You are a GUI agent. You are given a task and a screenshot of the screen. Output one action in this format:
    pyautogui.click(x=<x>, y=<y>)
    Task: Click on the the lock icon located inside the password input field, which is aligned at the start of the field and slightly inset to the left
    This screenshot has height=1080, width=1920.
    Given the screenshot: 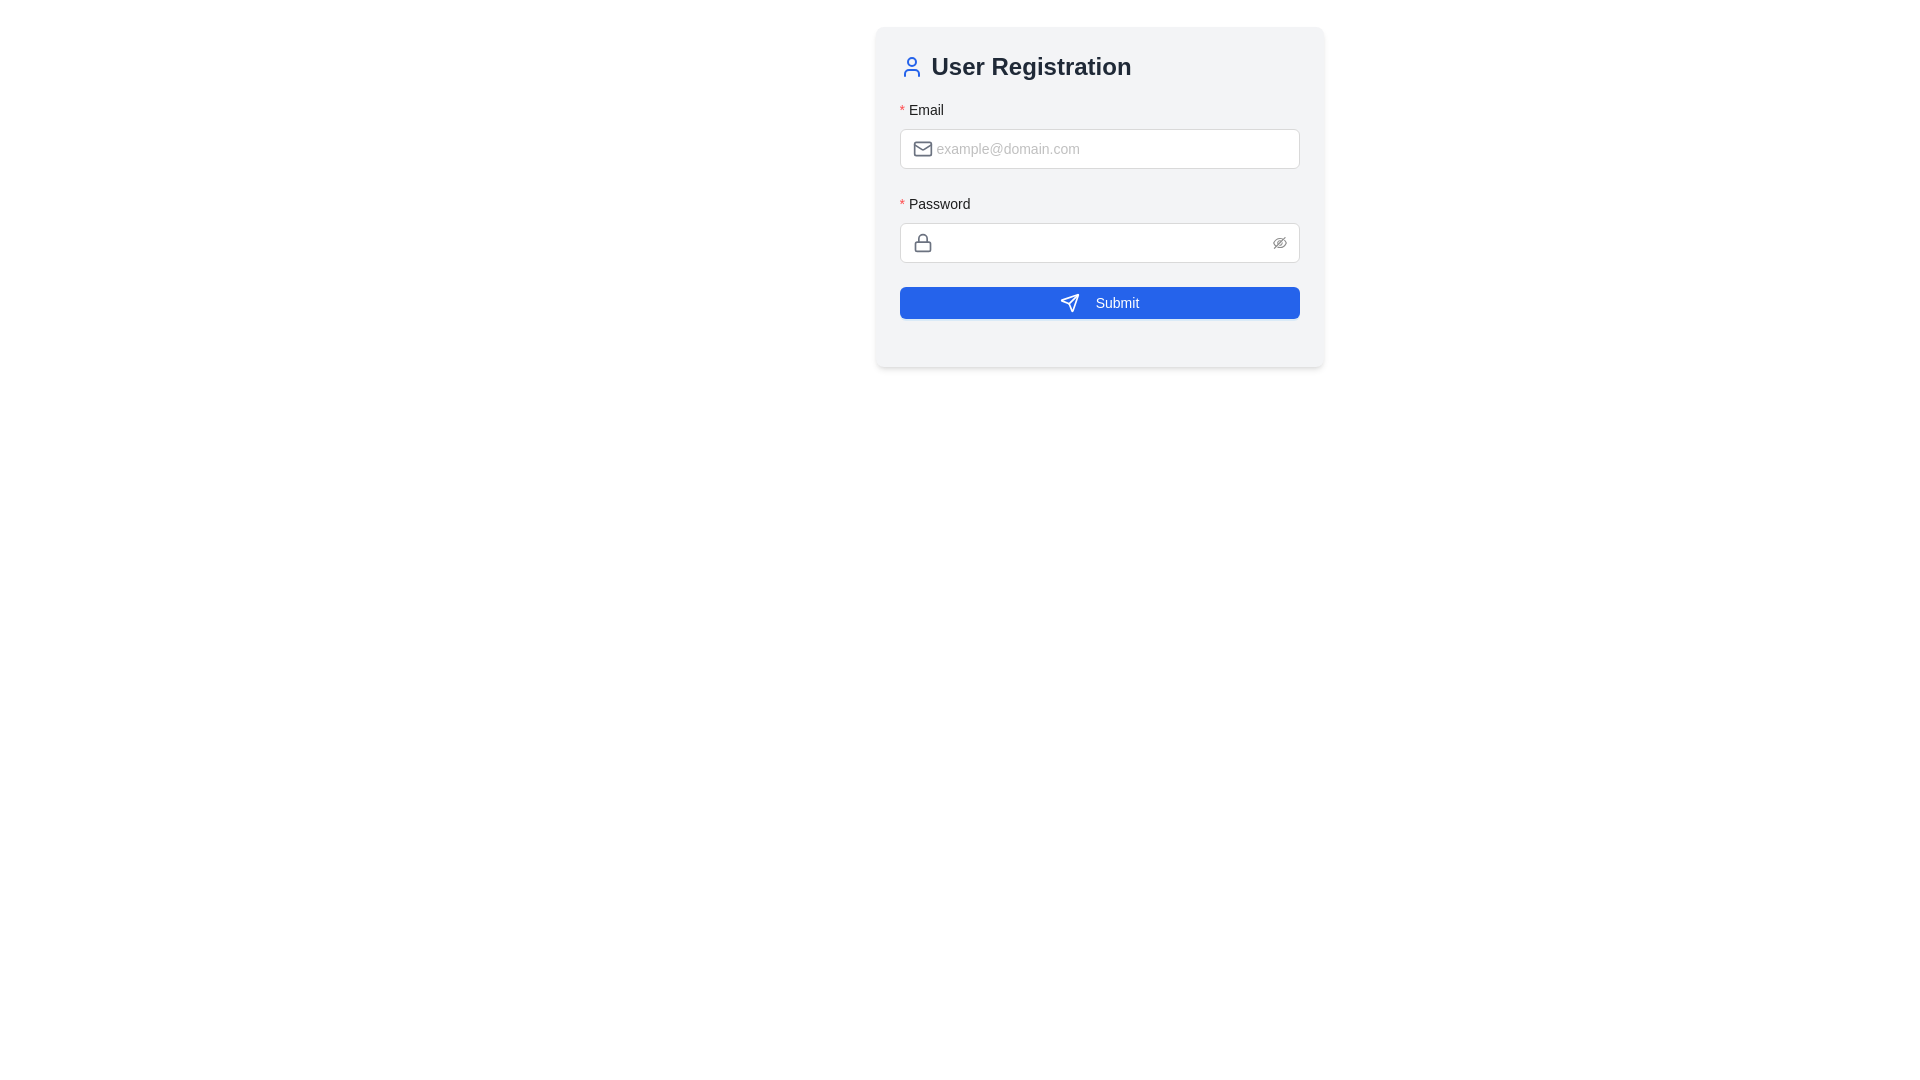 What is the action you would take?
    pyautogui.click(x=921, y=242)
    